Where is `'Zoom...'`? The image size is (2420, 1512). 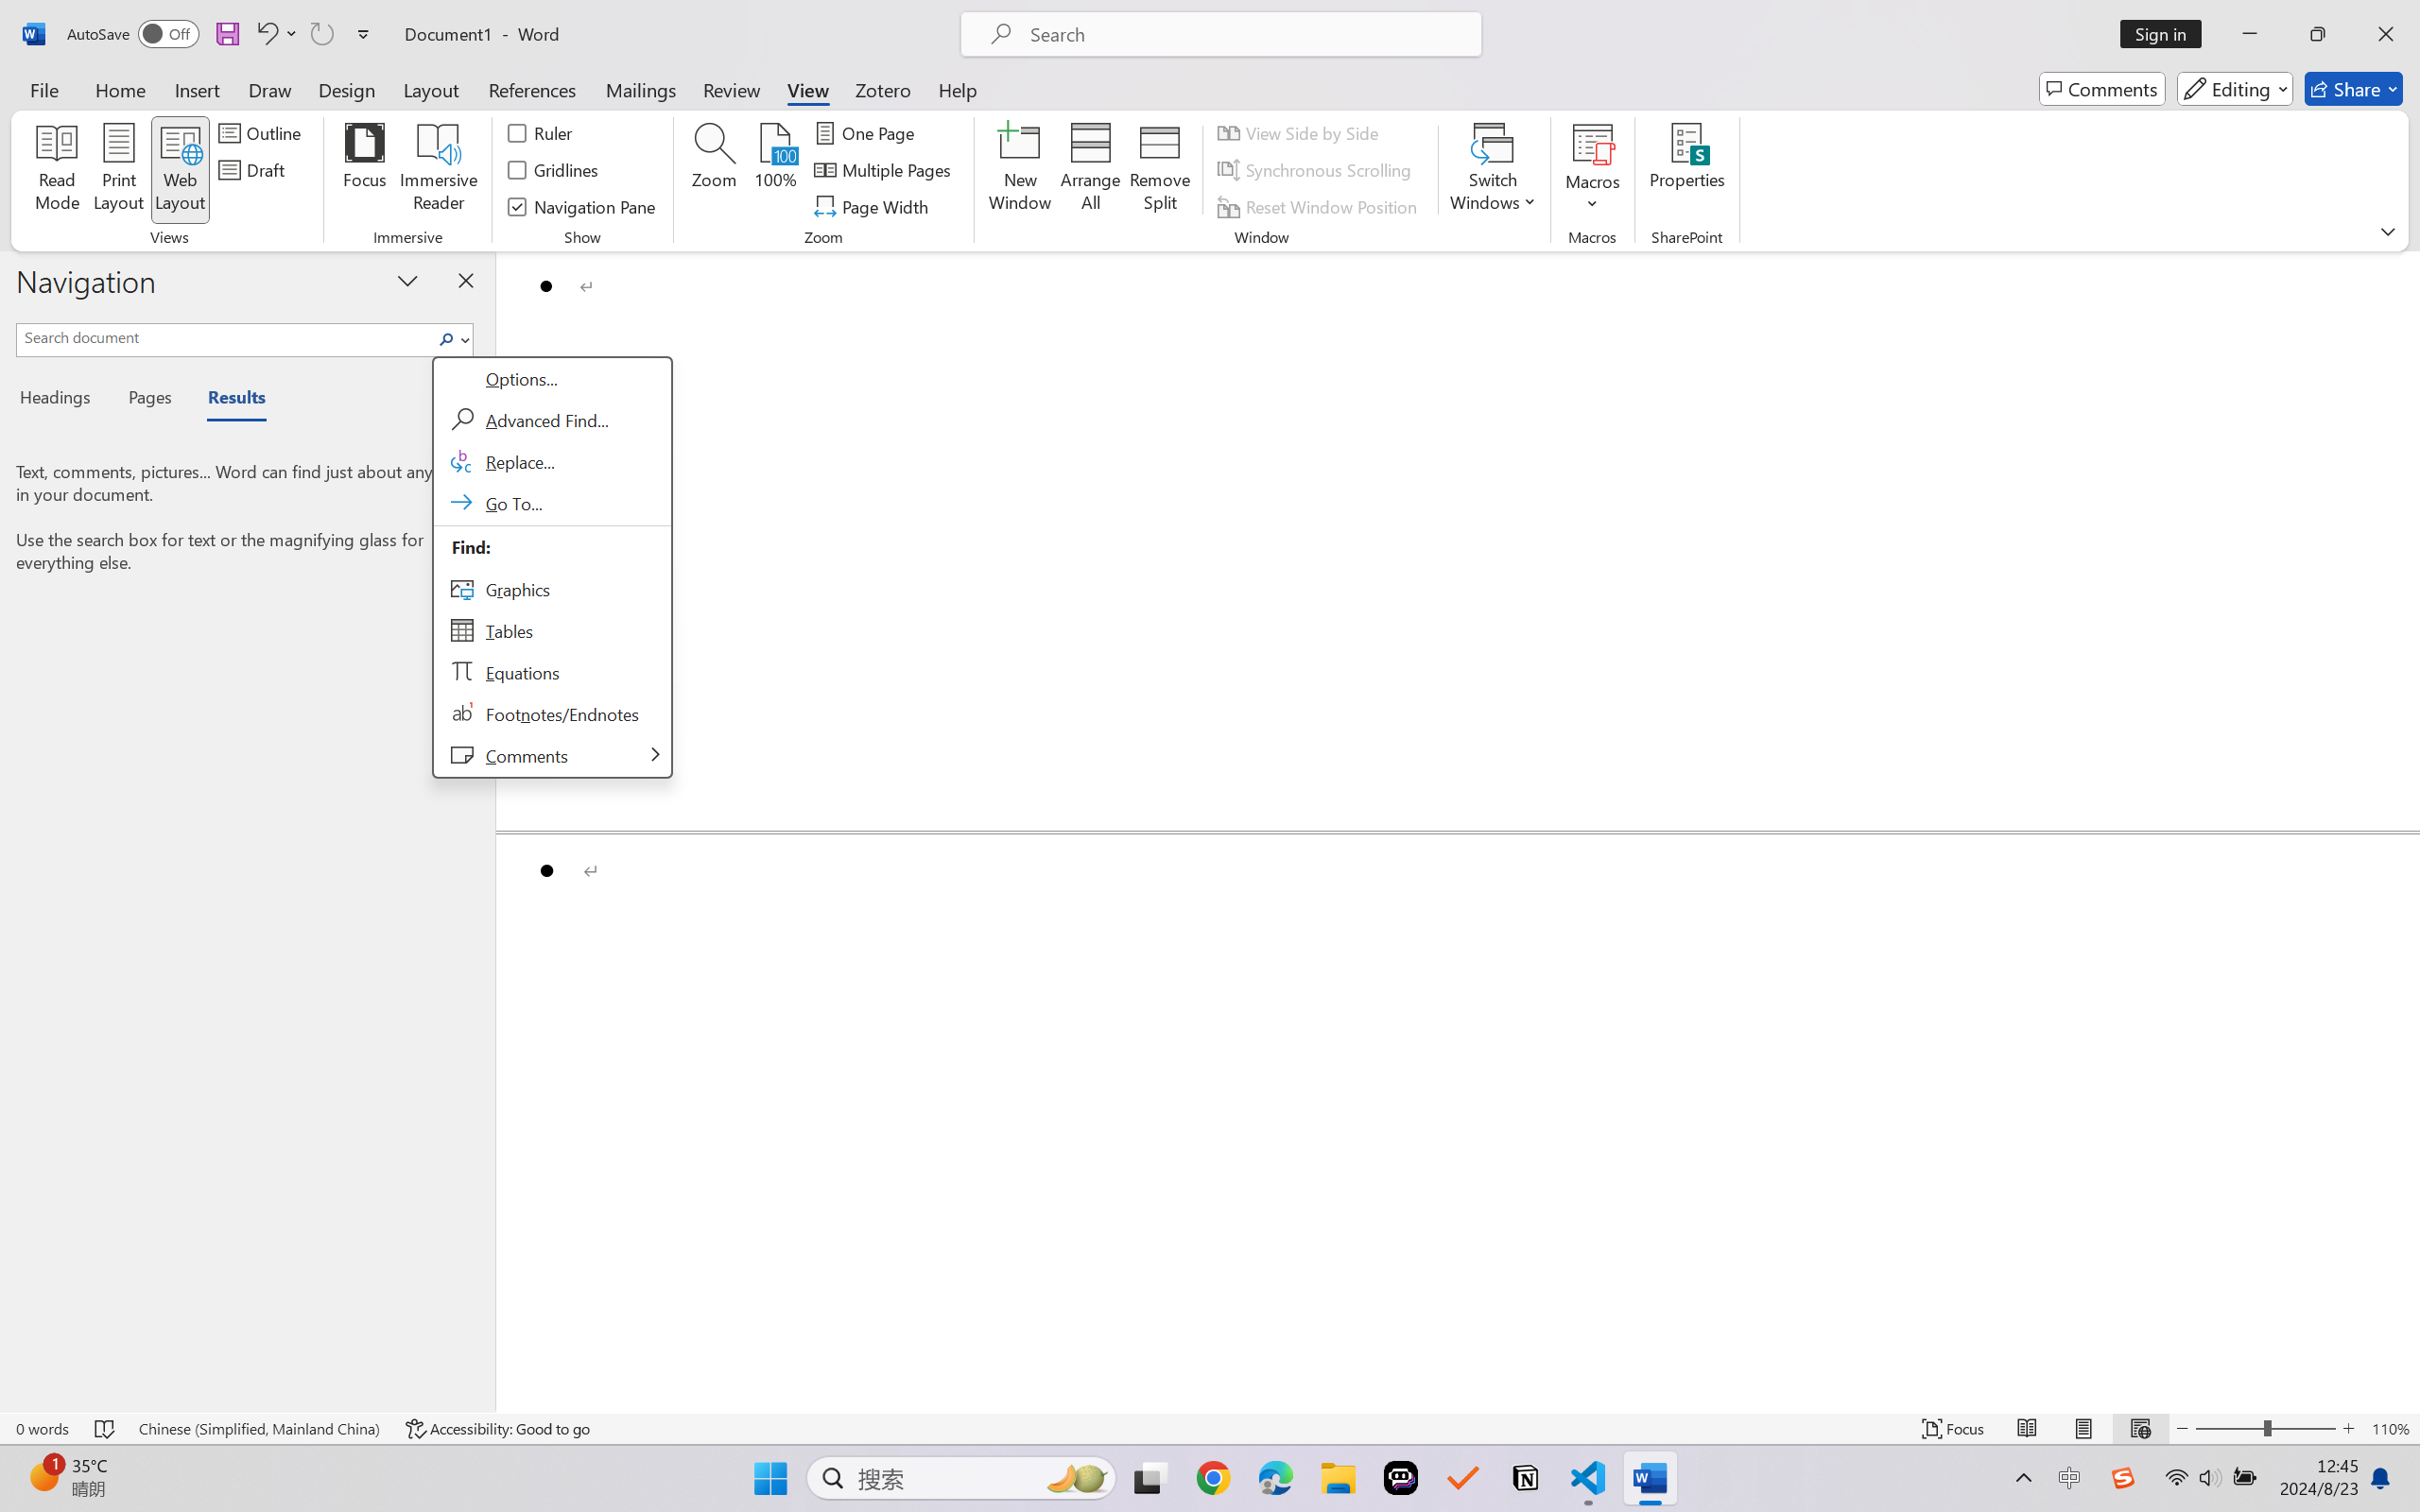
'Zoom...' is located at coordinates (713, 170).